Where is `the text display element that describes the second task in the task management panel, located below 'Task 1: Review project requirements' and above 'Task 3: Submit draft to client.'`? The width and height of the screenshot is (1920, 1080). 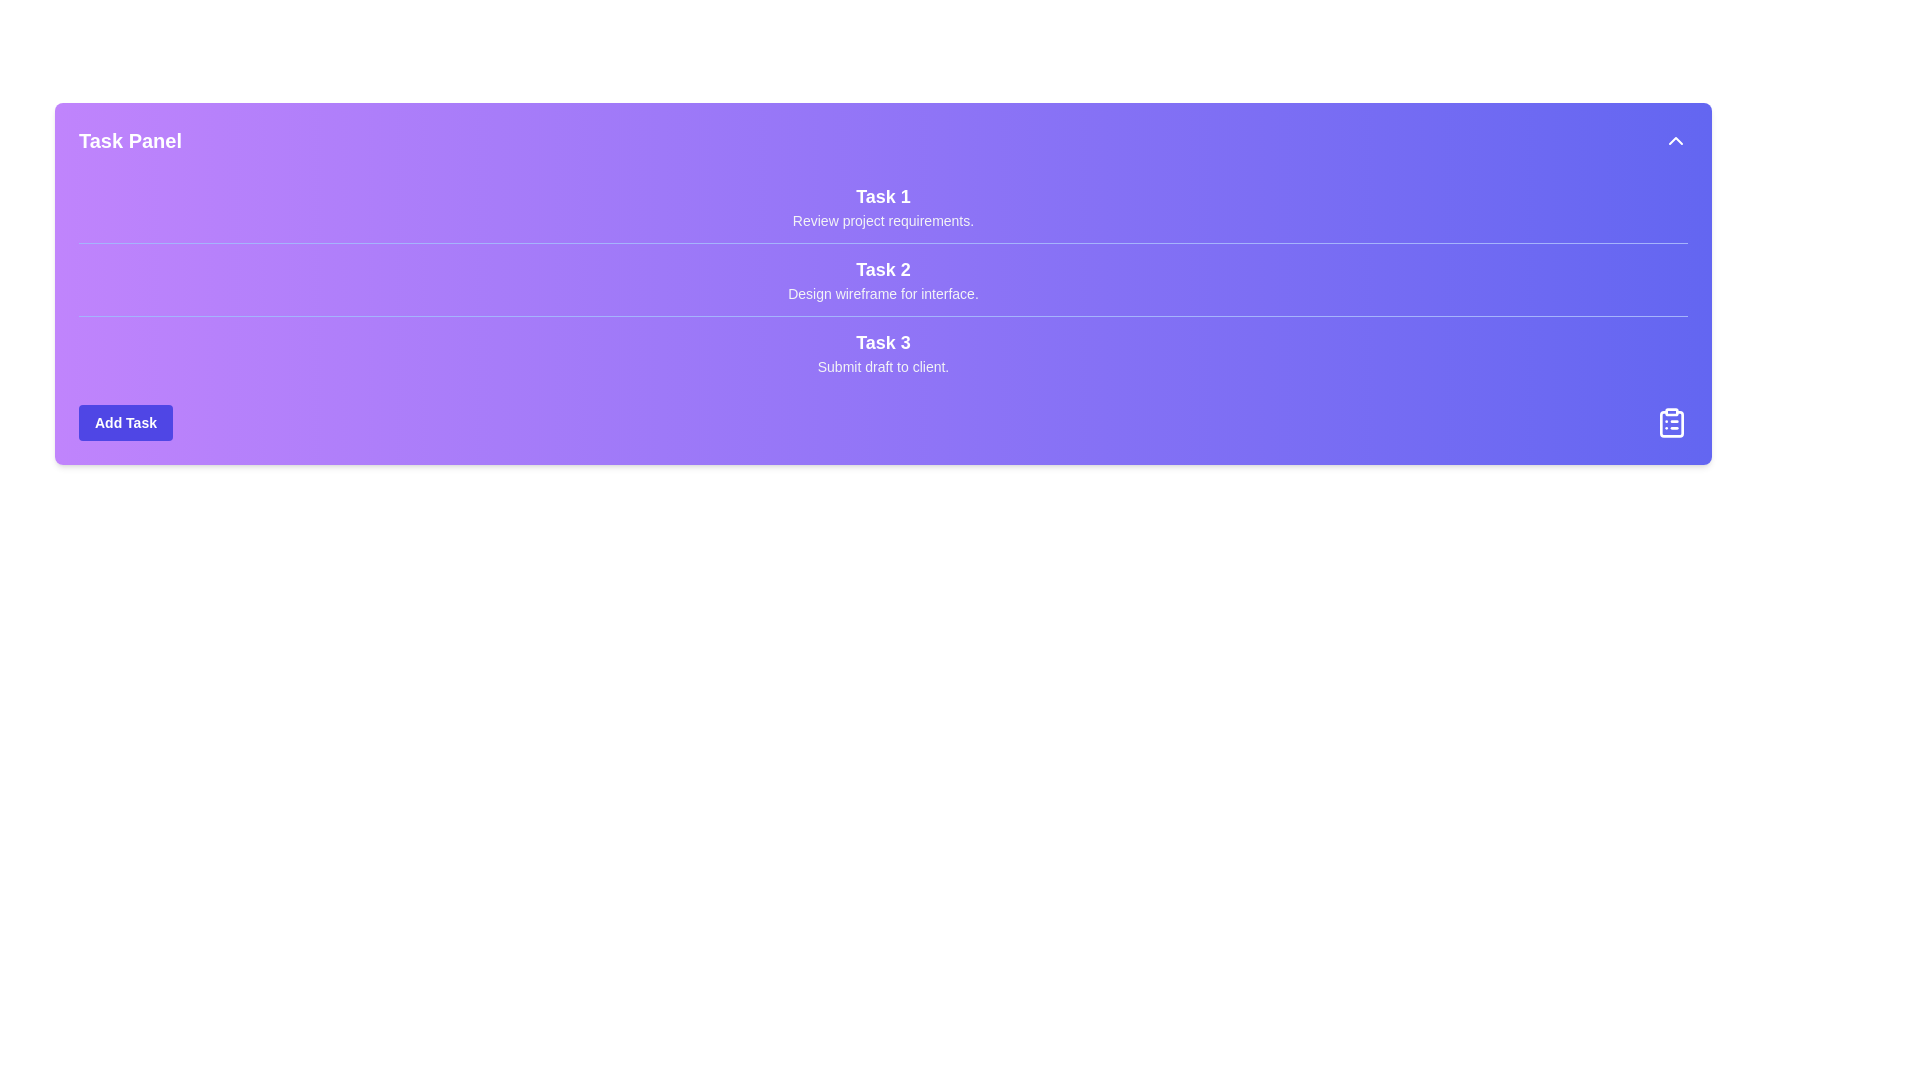
the text display element that describes the second task in the task management panel, located below 'Task 1: Review project requirements' and above 'Task 3: Submit draft to client.' is located at coordinates (882, 279).